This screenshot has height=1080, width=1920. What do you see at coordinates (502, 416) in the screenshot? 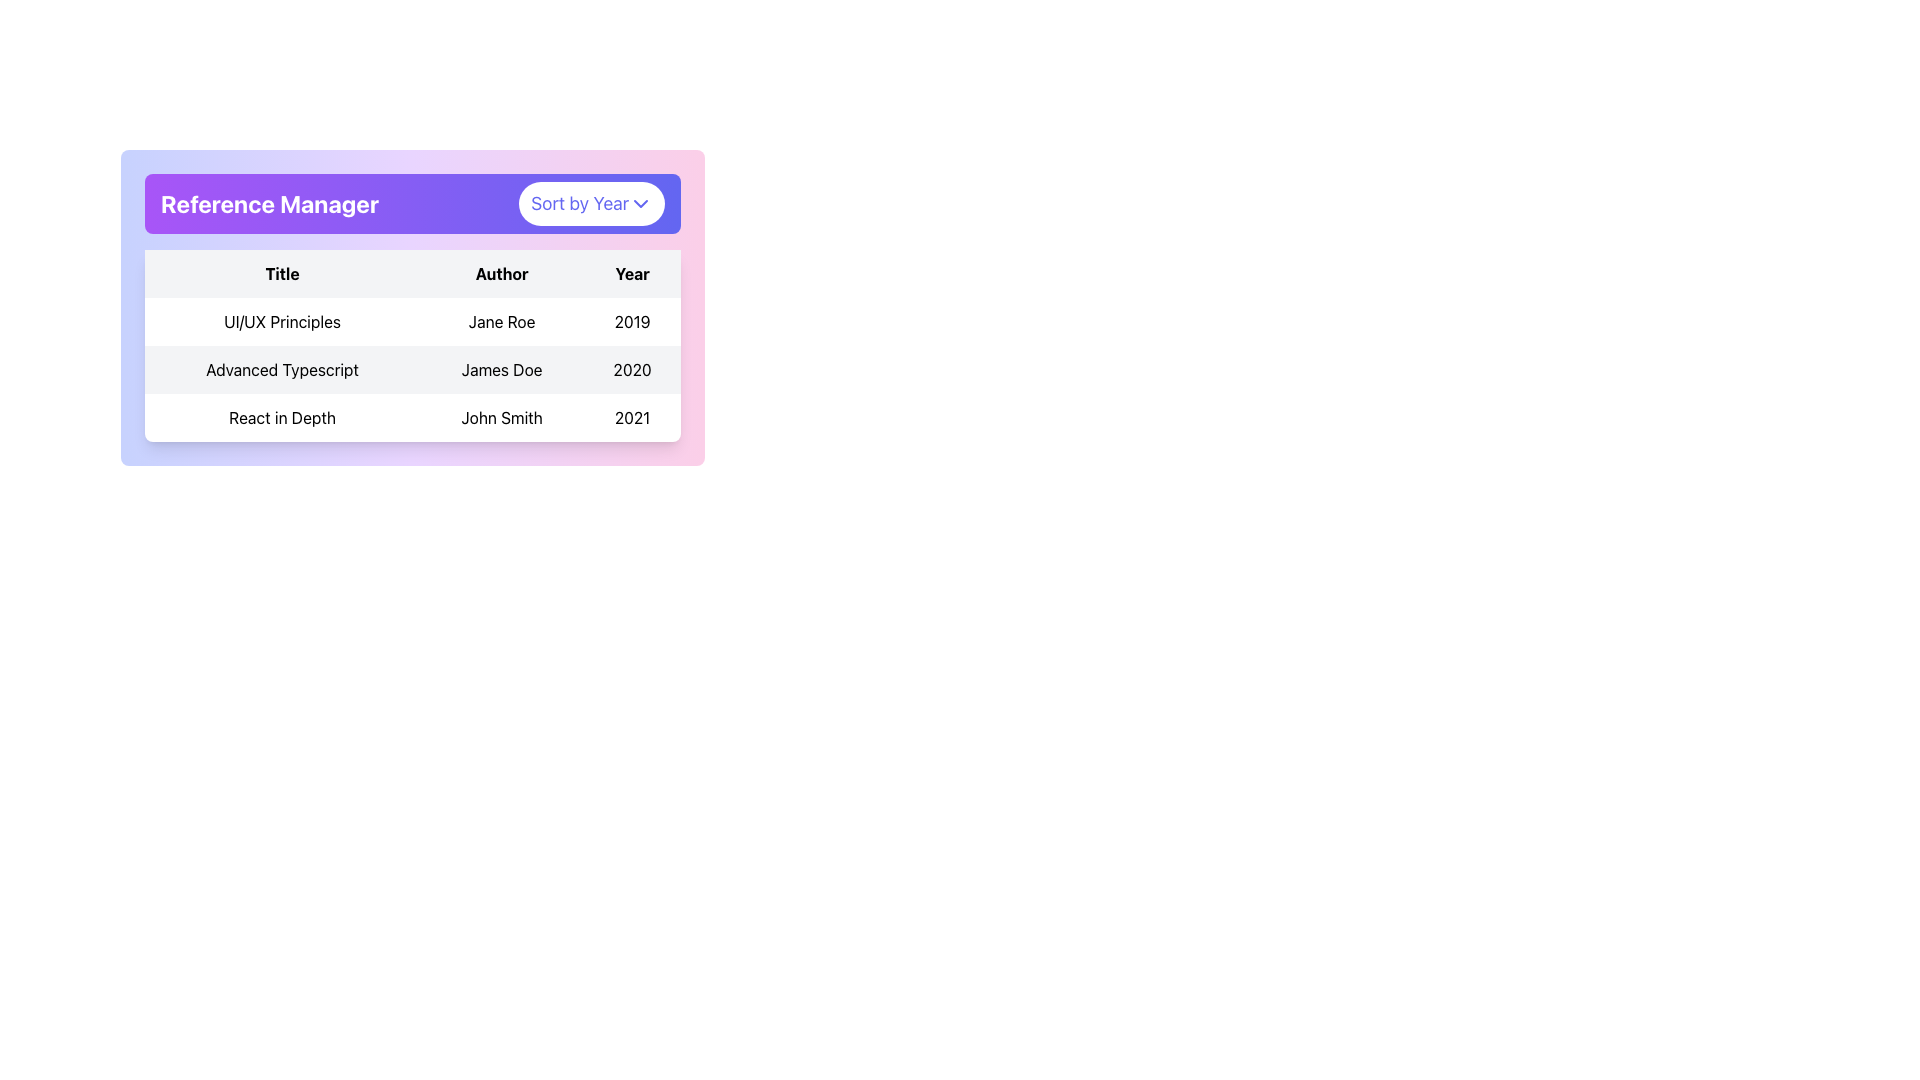
I see `the text label displaying the name 'John Smith' located in the 'Author' column of the 'React in Depth' row for reading` at bounding box center [502, 416].